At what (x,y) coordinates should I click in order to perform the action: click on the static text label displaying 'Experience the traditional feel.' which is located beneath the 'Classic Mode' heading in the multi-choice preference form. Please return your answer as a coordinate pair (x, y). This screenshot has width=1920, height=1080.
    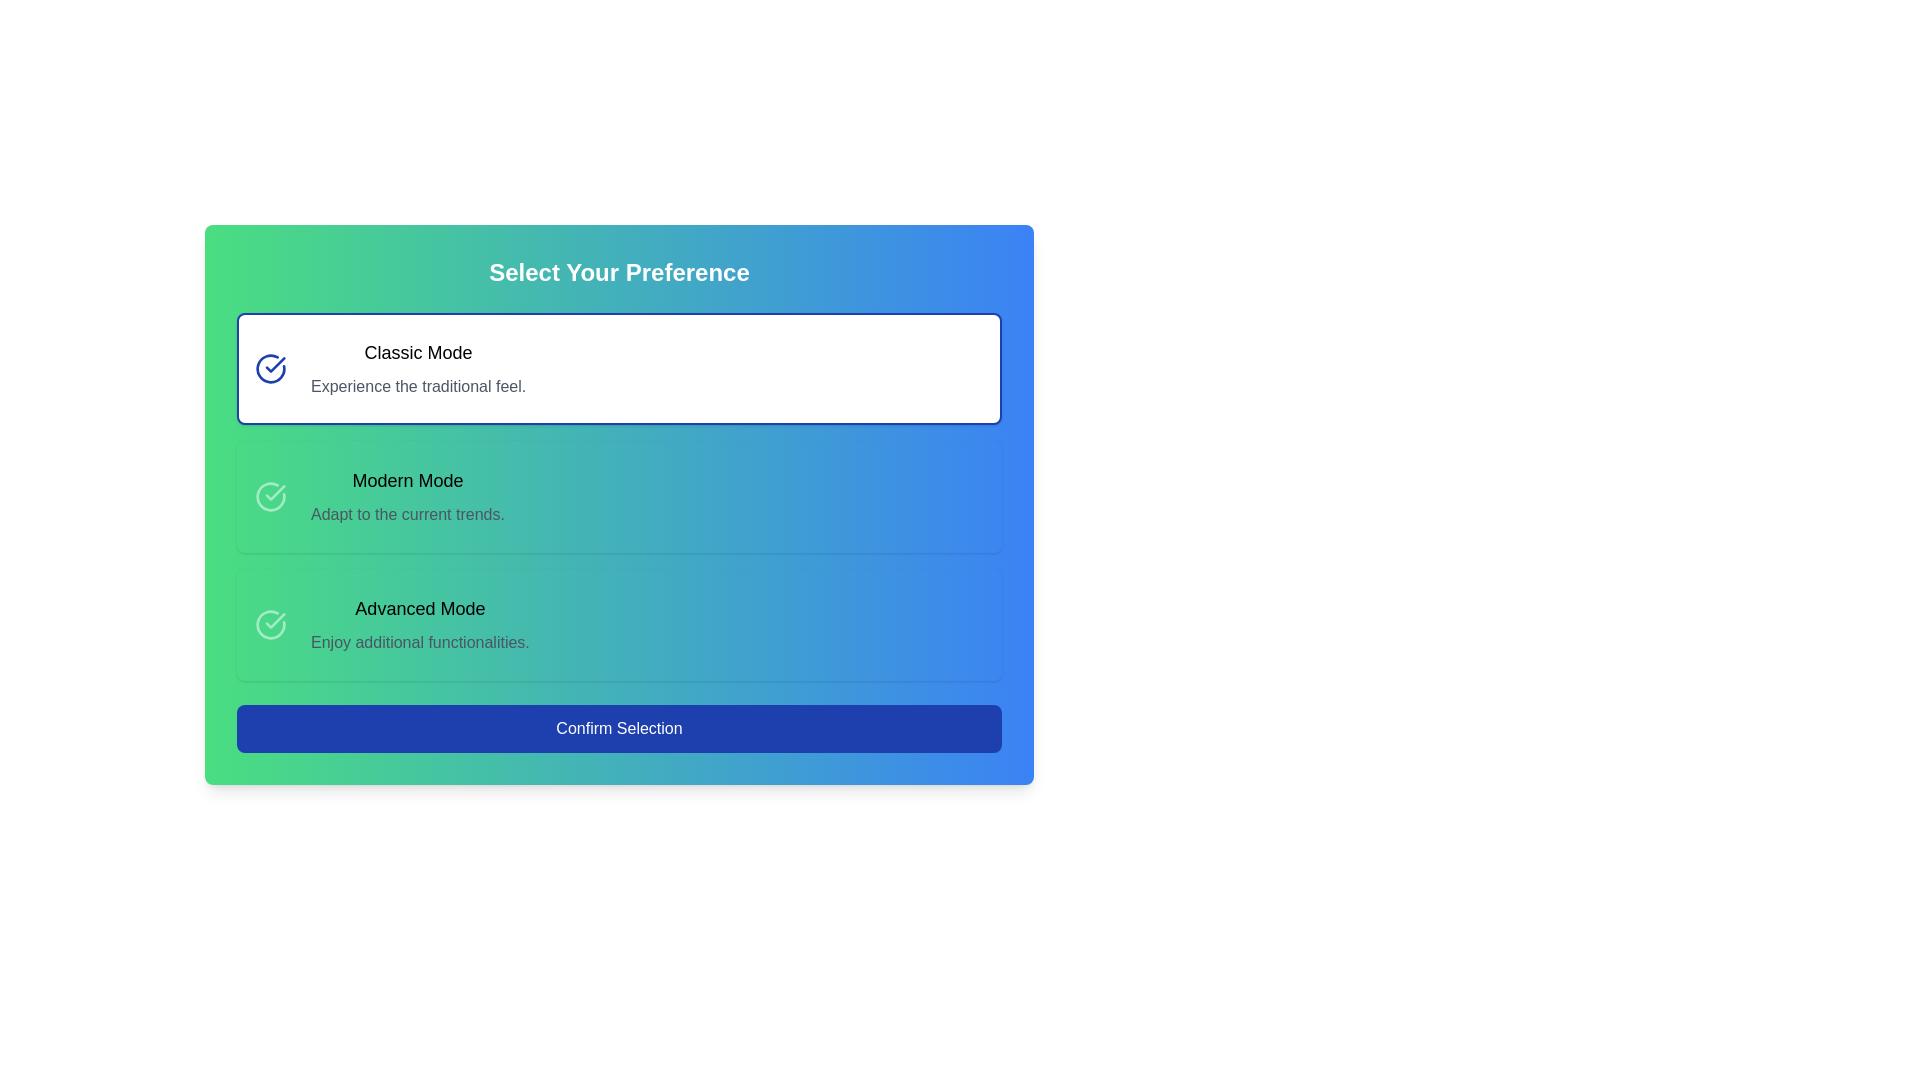
    Looking at the image, I should click on (417, 386).